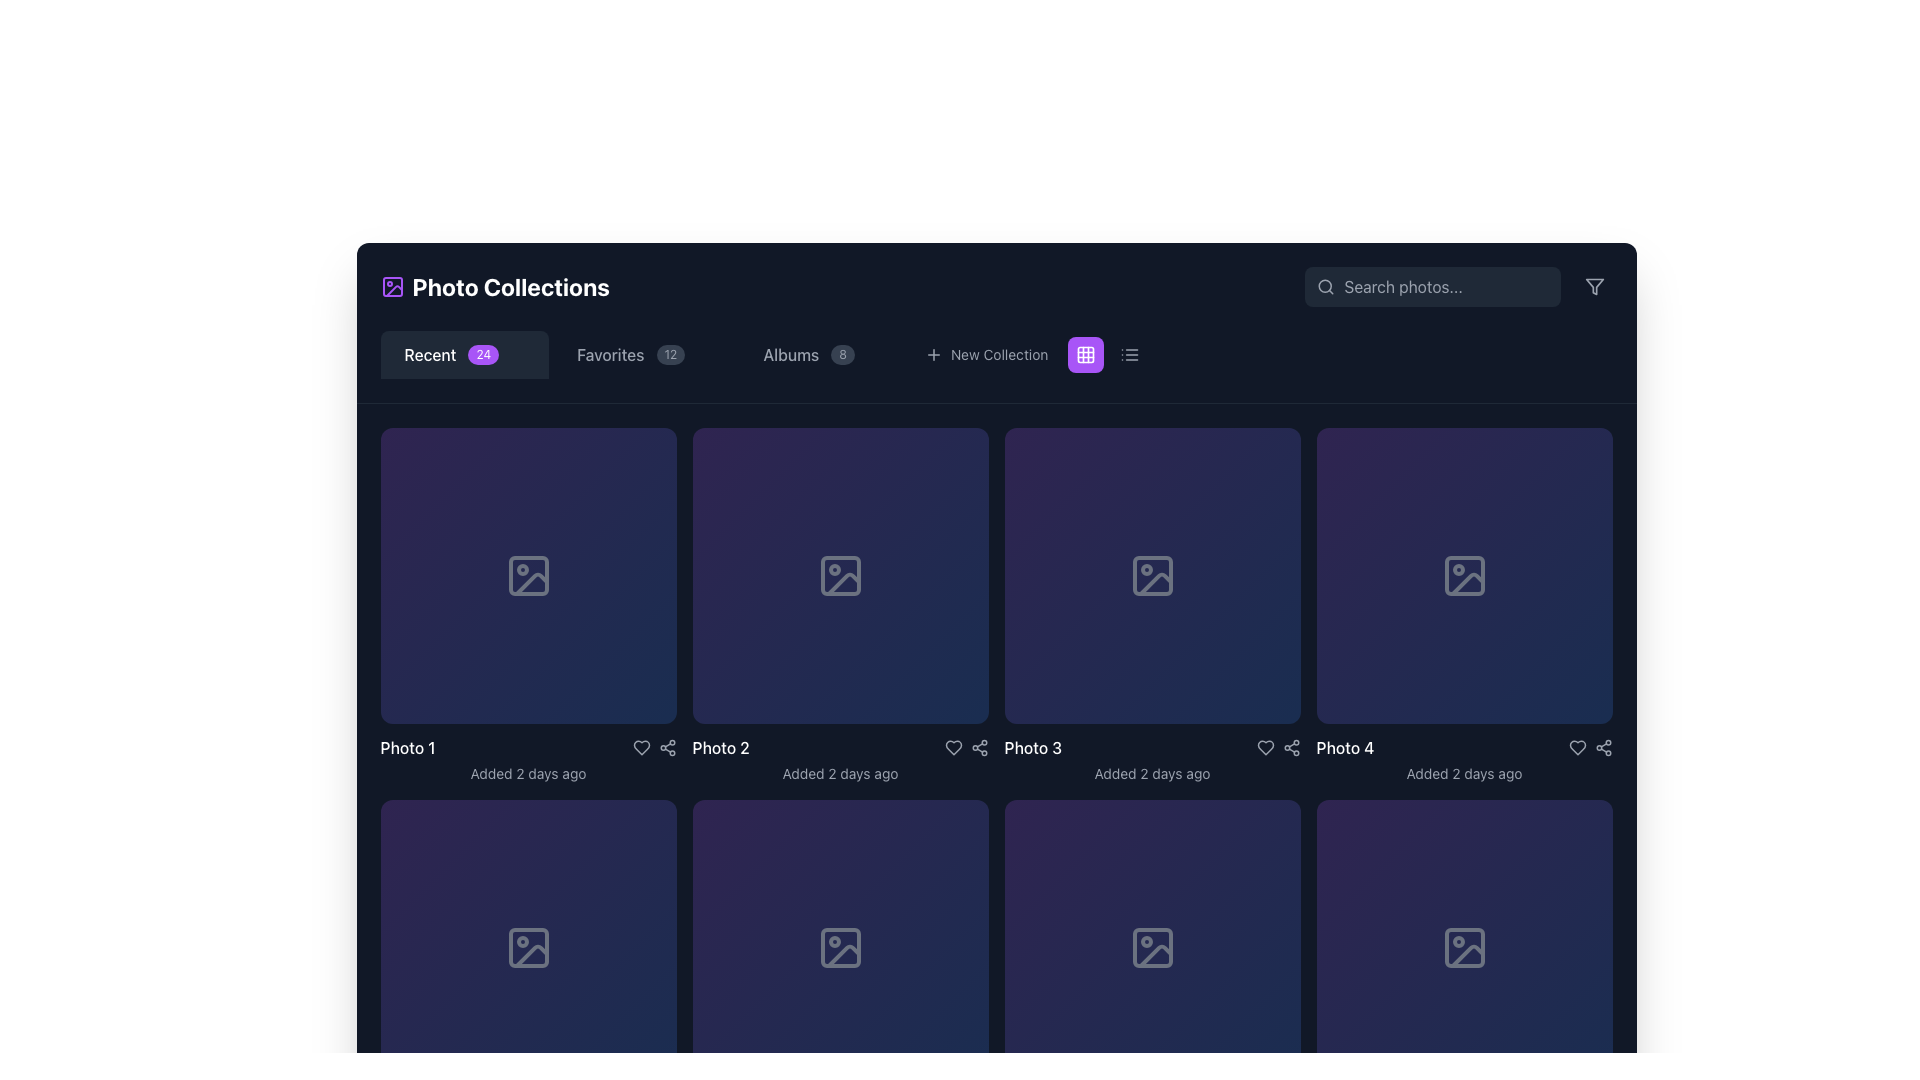 Image resolution: width=1920 pixels, height=1080 pixels. Describe the element at coordinates (1603, 748) in the screenshot. I see `the share icon button located immediately to the right of the red heart icon in the action bar under 'Photo 4'` at that location.